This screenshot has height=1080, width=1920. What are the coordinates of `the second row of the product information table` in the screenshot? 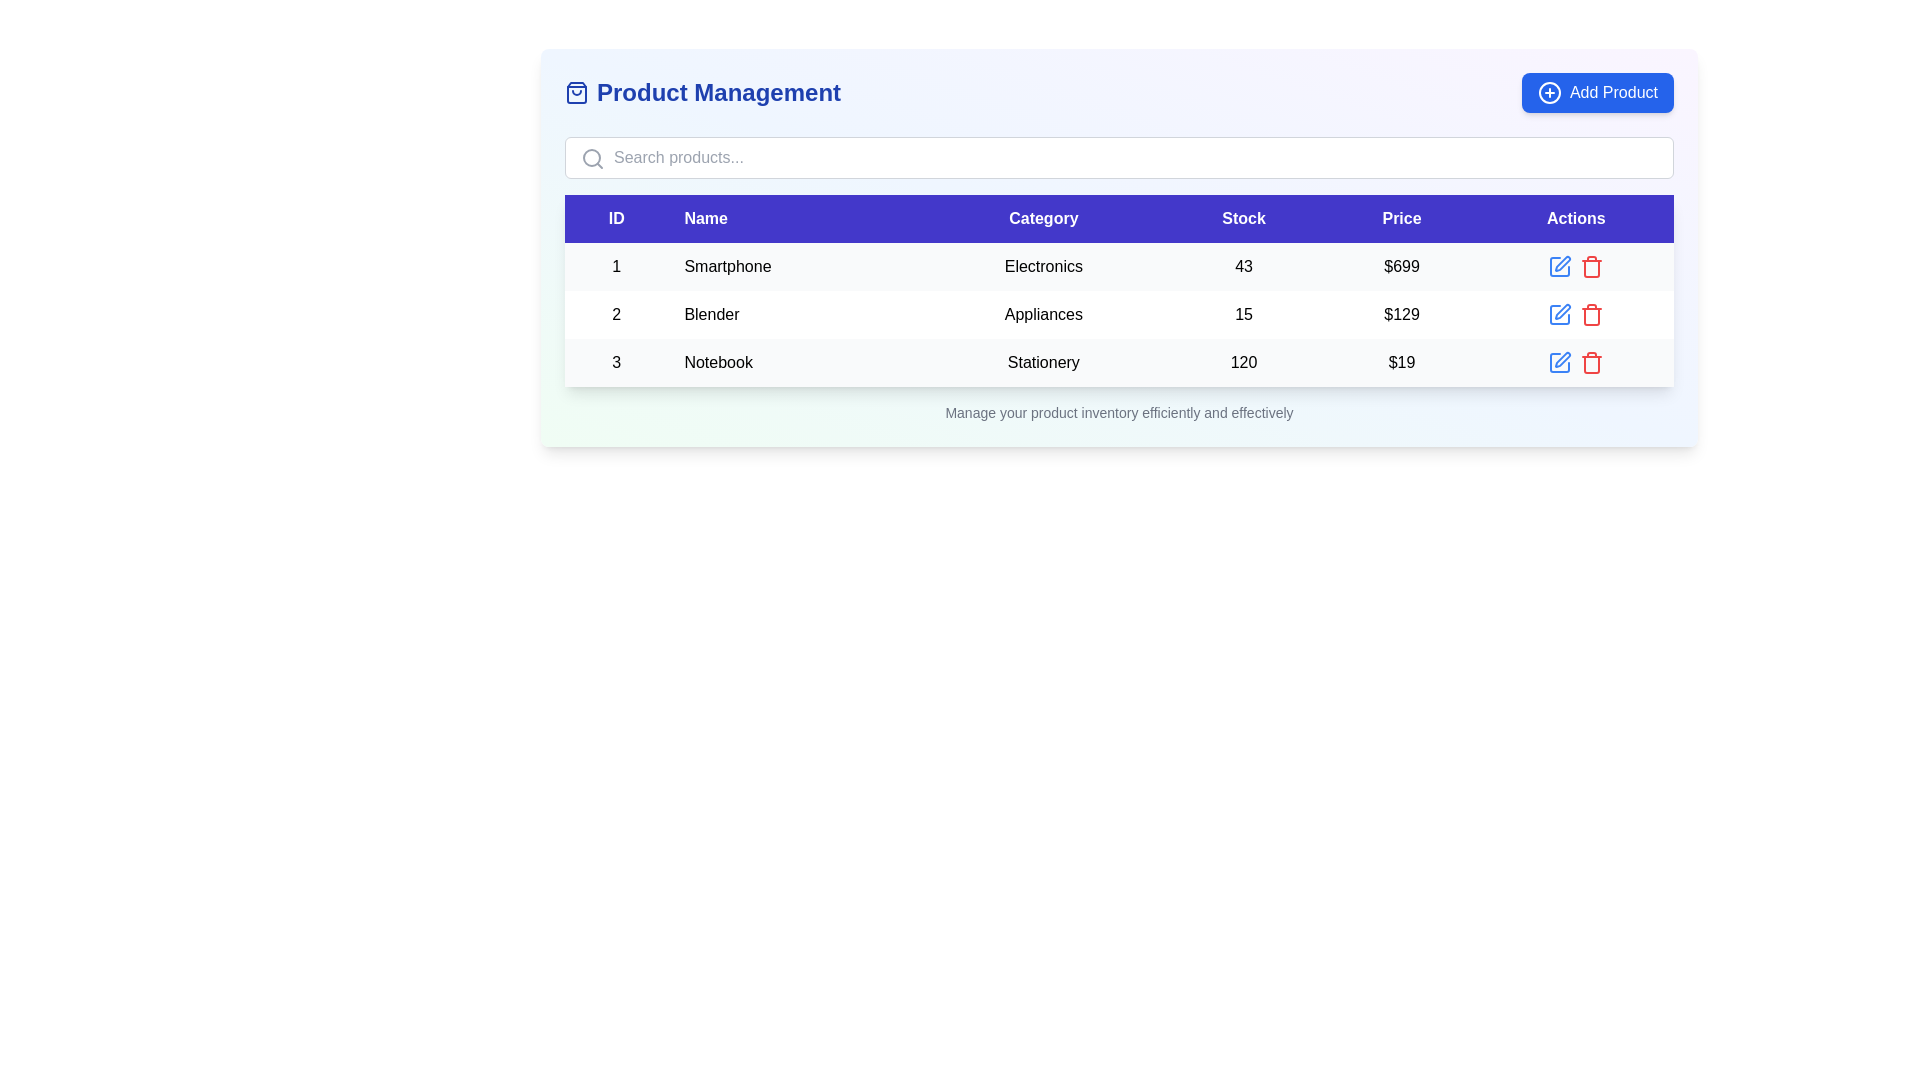 It's located at (1118, 315).